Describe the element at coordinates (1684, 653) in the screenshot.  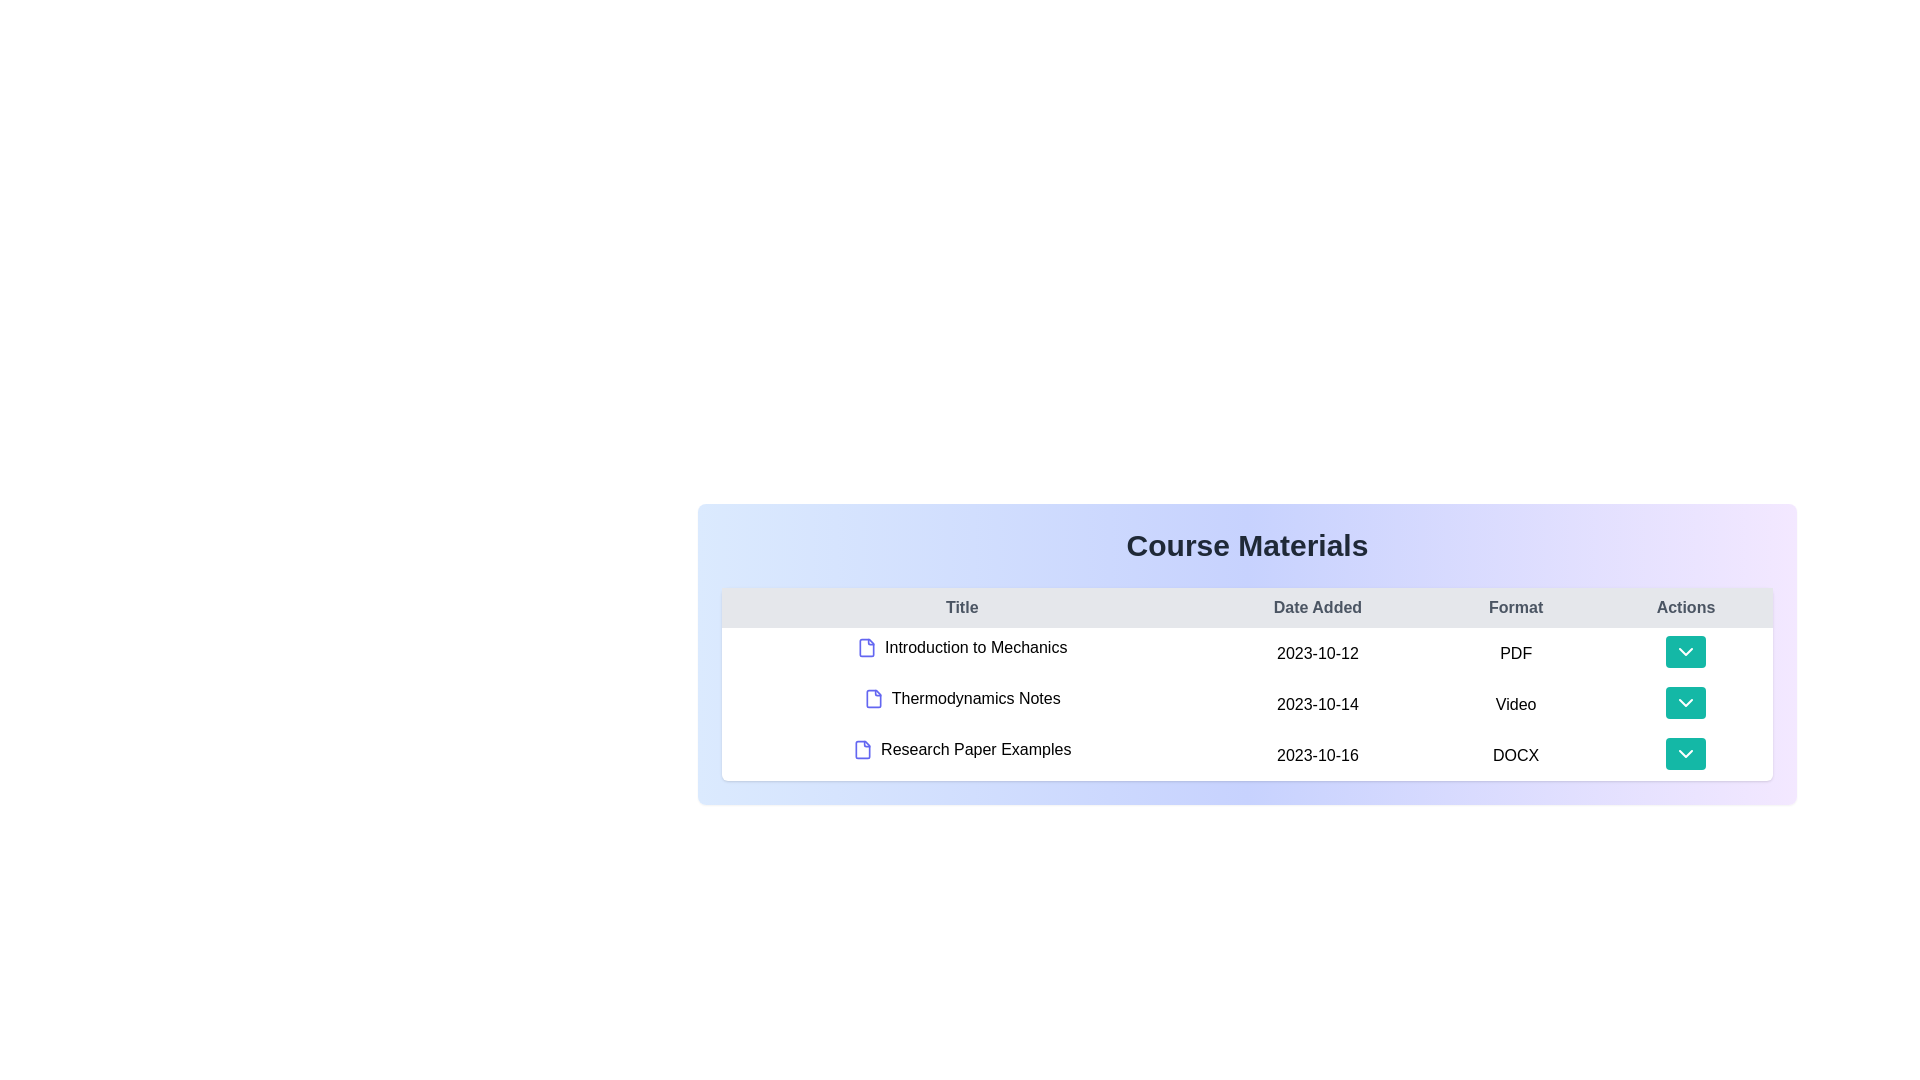
I see `the dropdown trigger button for the 'Introduction to Mechanics' course material` at that location.